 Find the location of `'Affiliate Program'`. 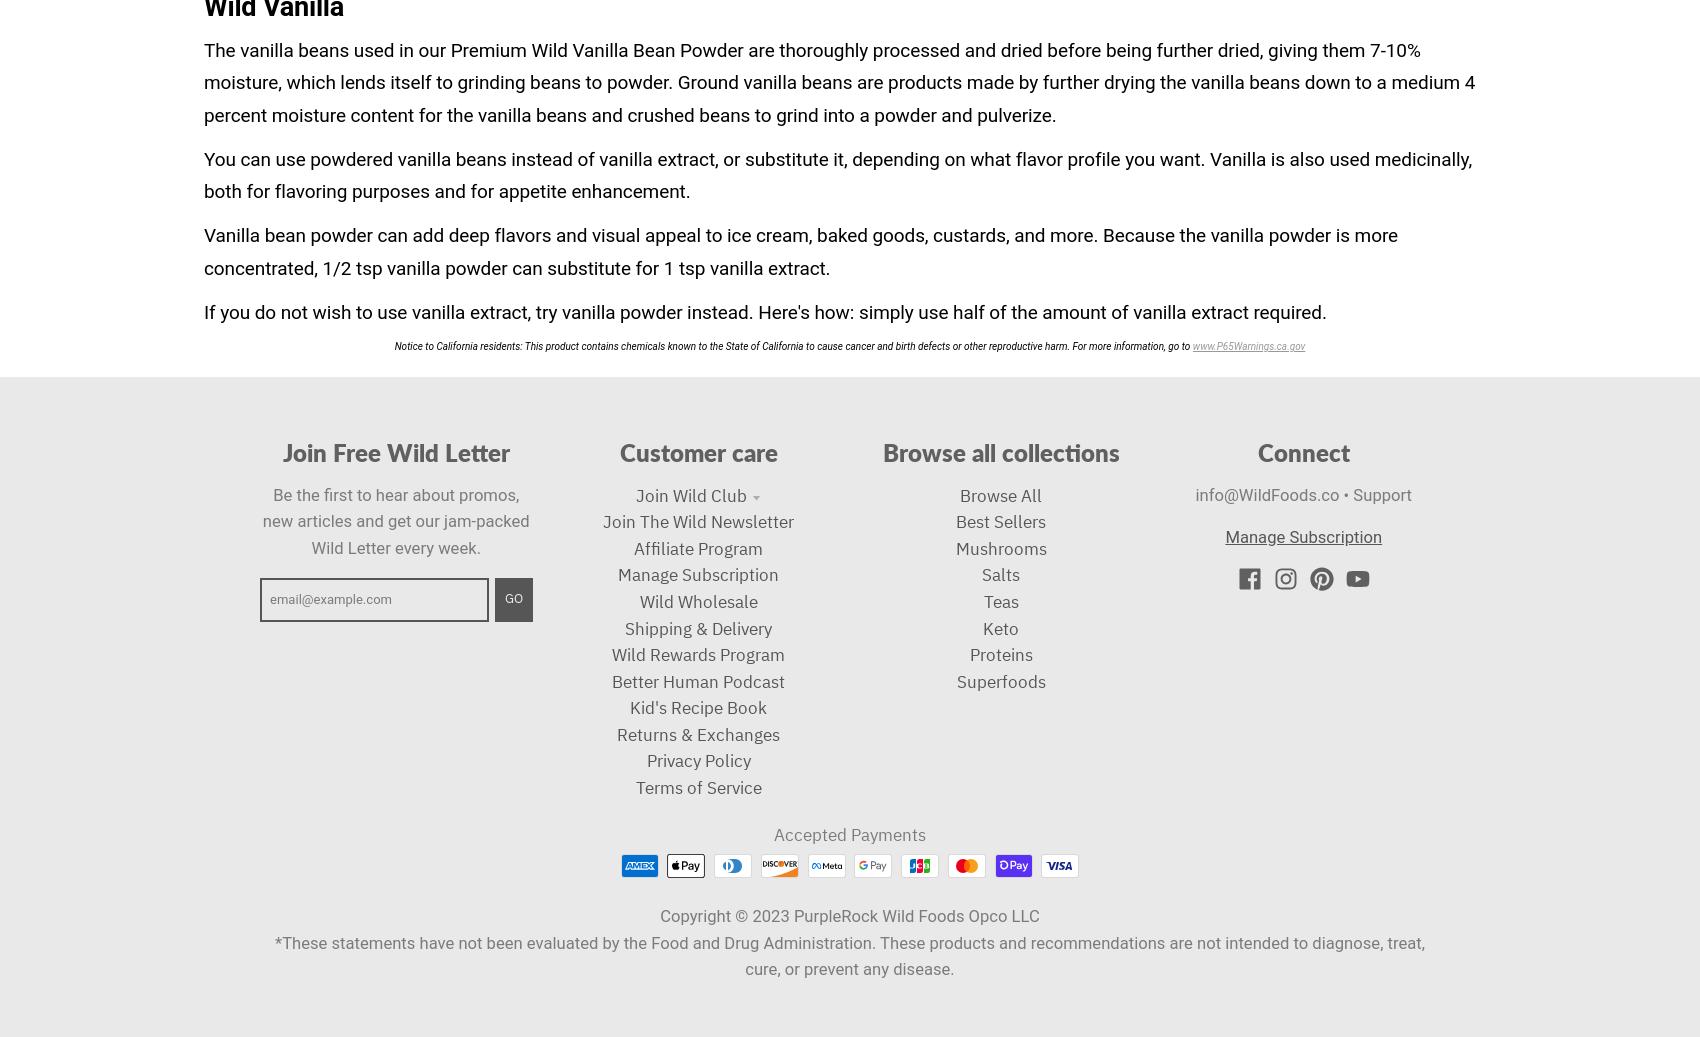

'Affiliate Program' is located at coordinates (632, 547).